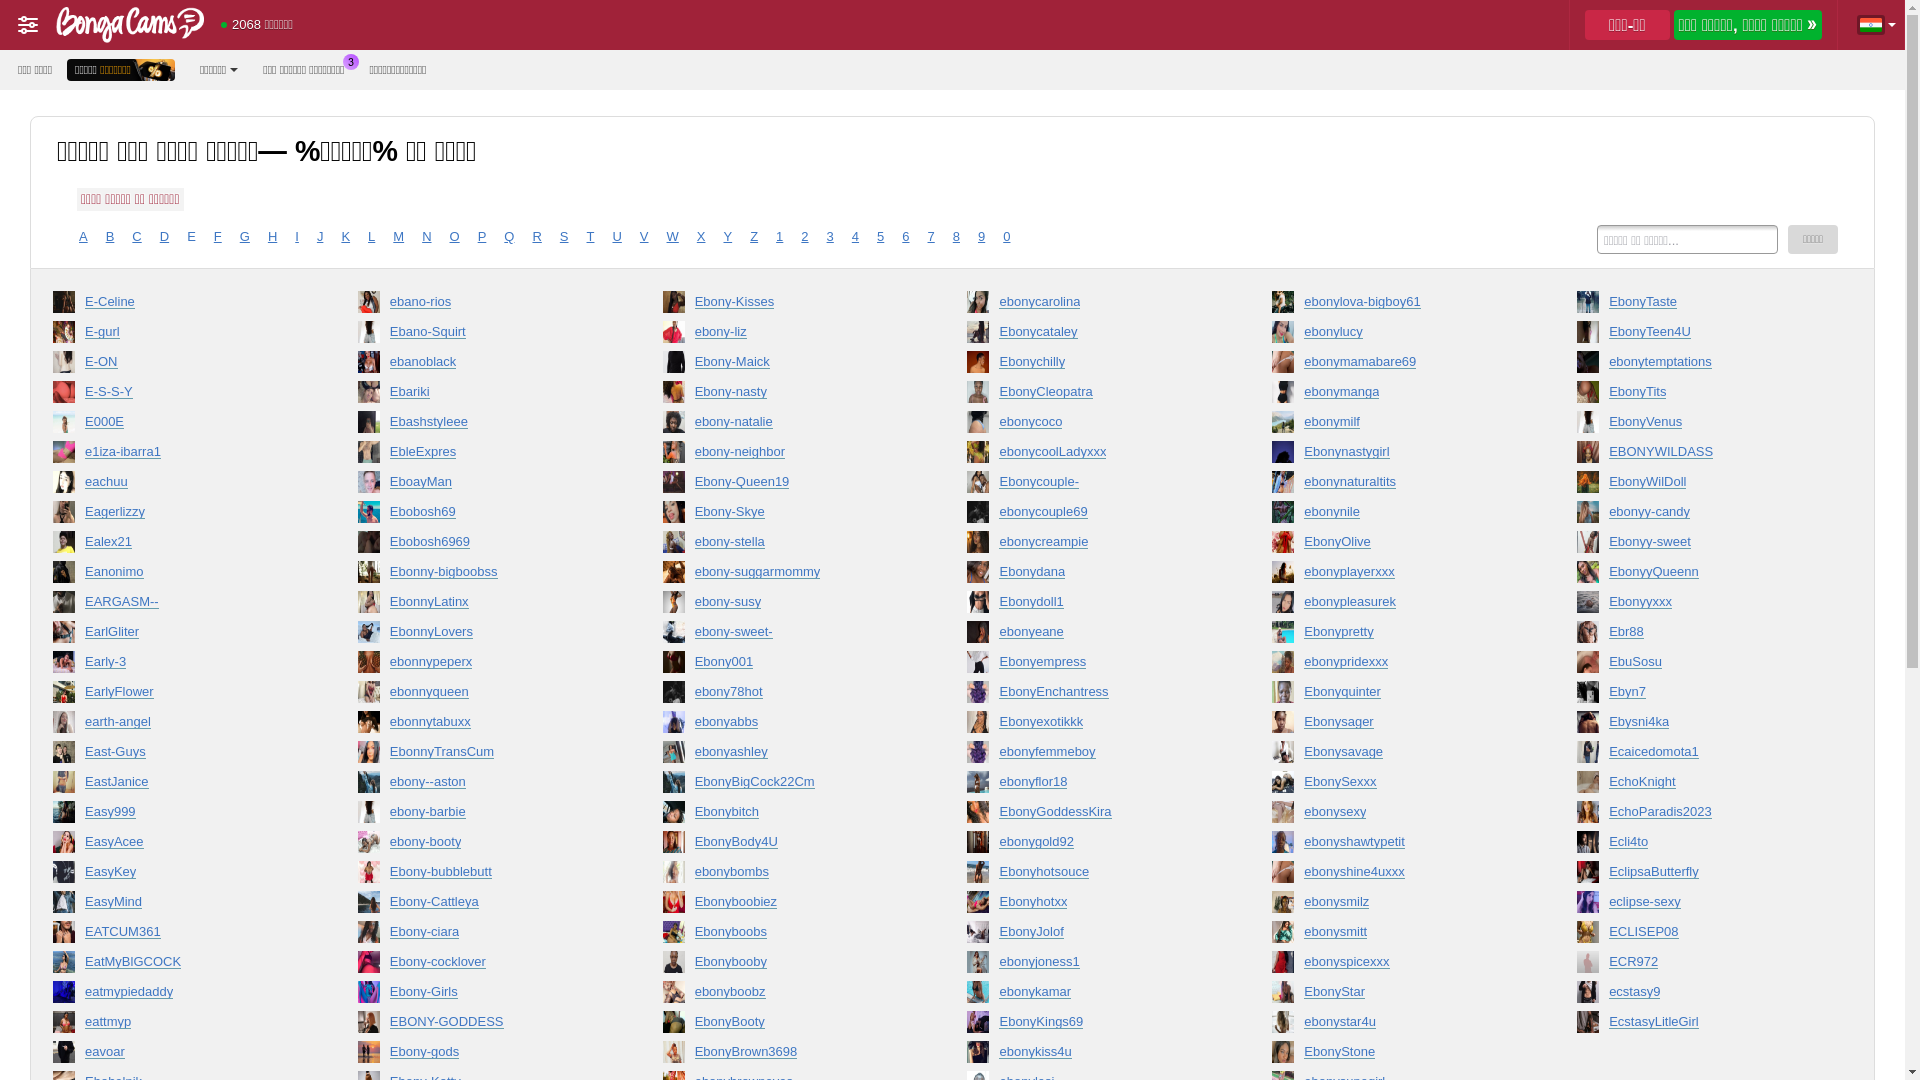 The width and height of the screenshot is (1920, 1080). Describe the element at coordinates (786, 725) in the screenshot. I see `'ebonyabbs'` at that location.